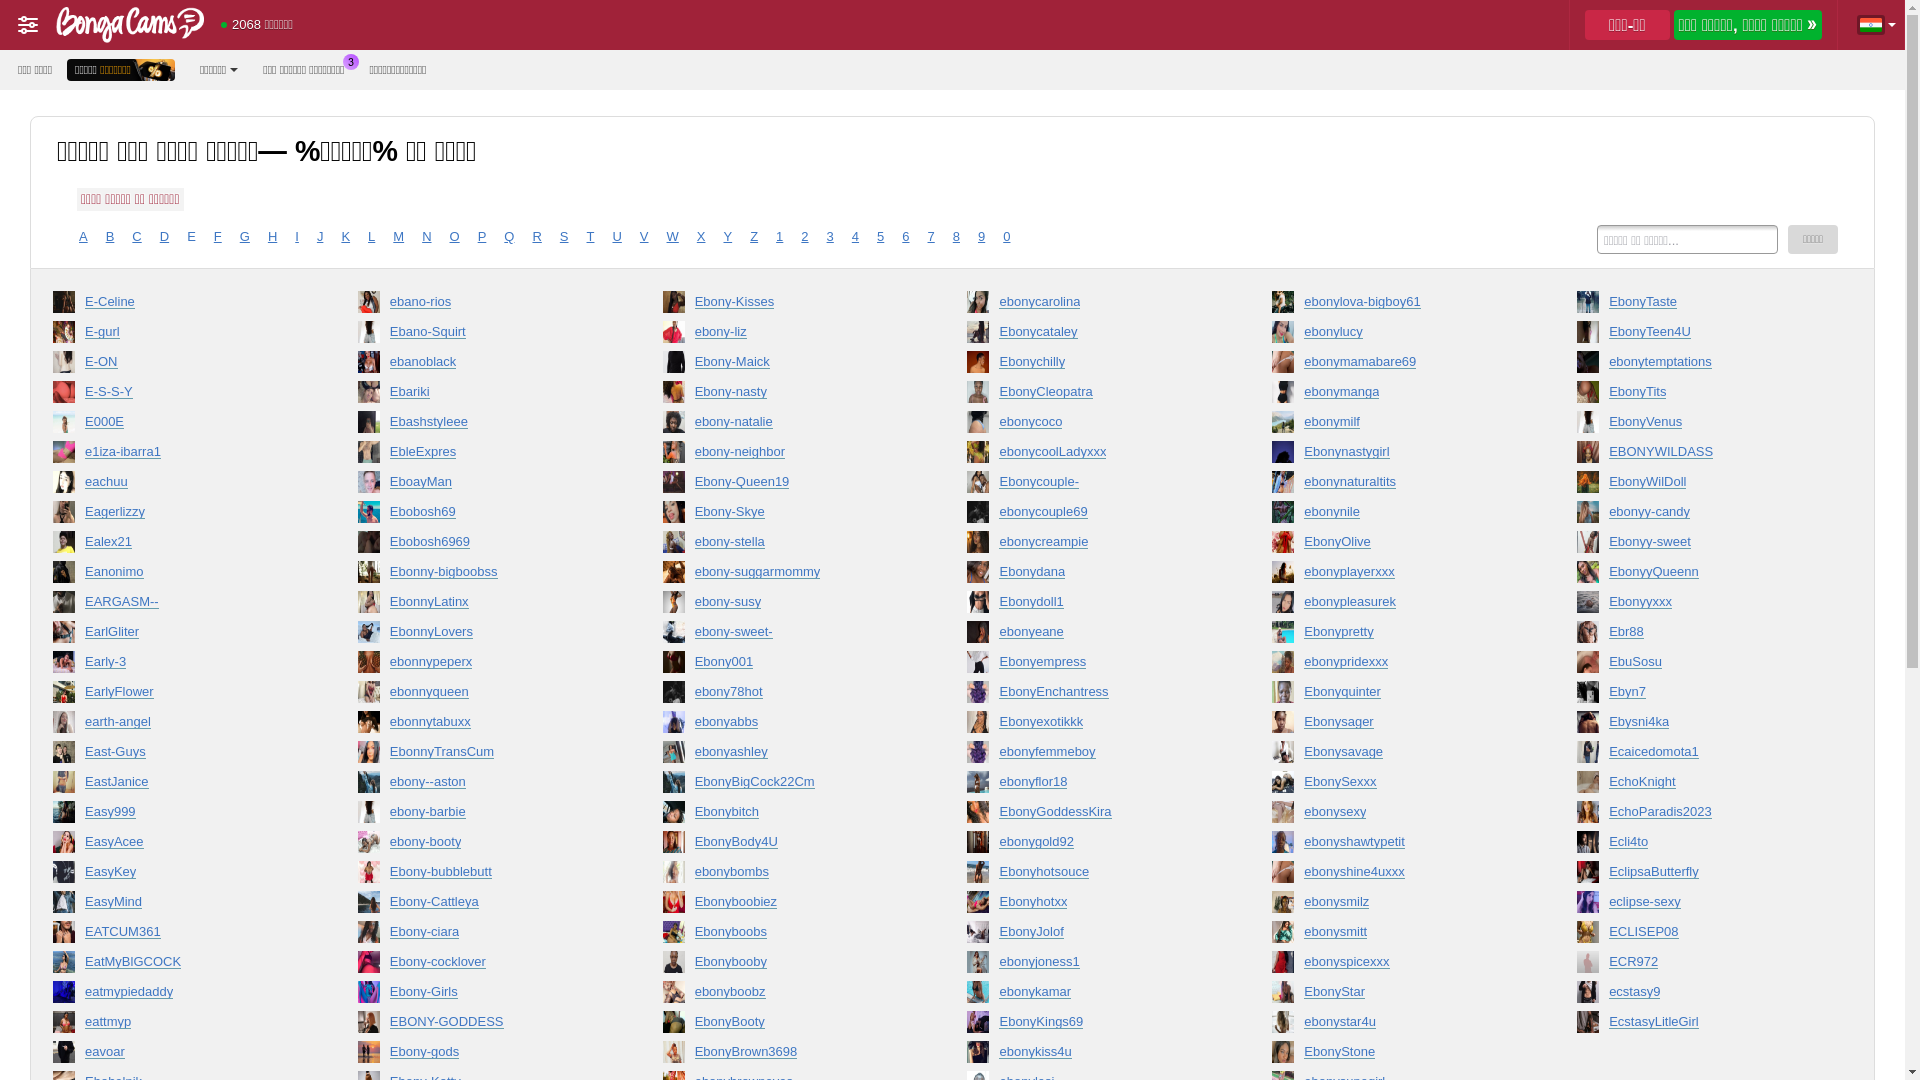 The width and height of the screenshot is (1920, 1080). Describe the element at coordinates (786, 725) in the screenshot. I see `'ebonyabbs'` at that location.